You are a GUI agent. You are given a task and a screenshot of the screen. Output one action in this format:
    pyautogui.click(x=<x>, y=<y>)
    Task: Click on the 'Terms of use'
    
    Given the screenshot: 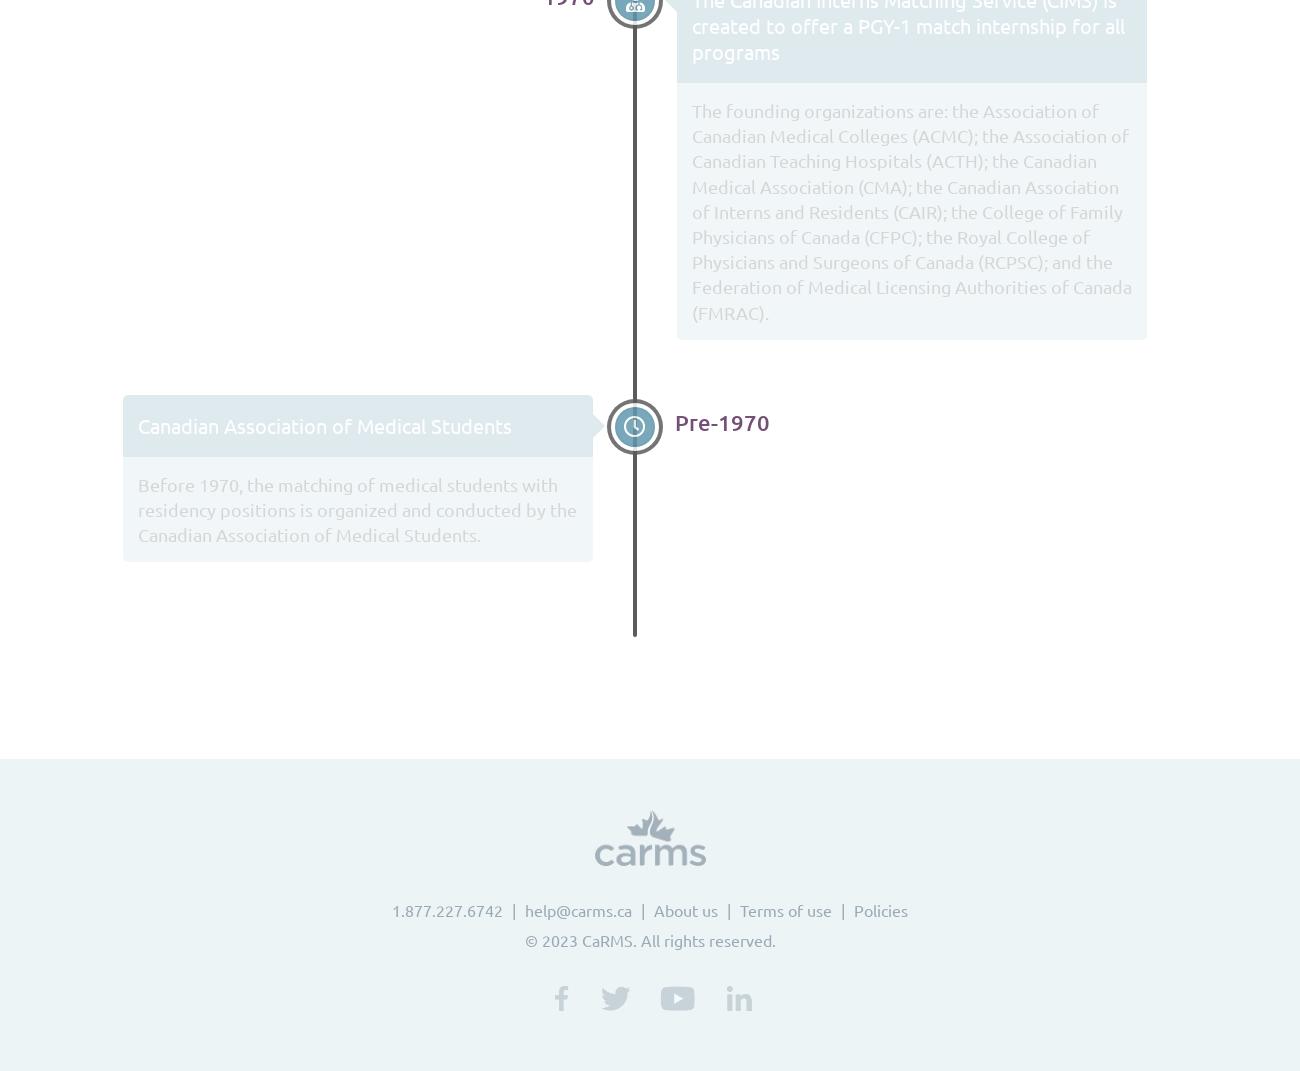 What is the action you would take?
    pyautogui.click(x=784, y=910)
    